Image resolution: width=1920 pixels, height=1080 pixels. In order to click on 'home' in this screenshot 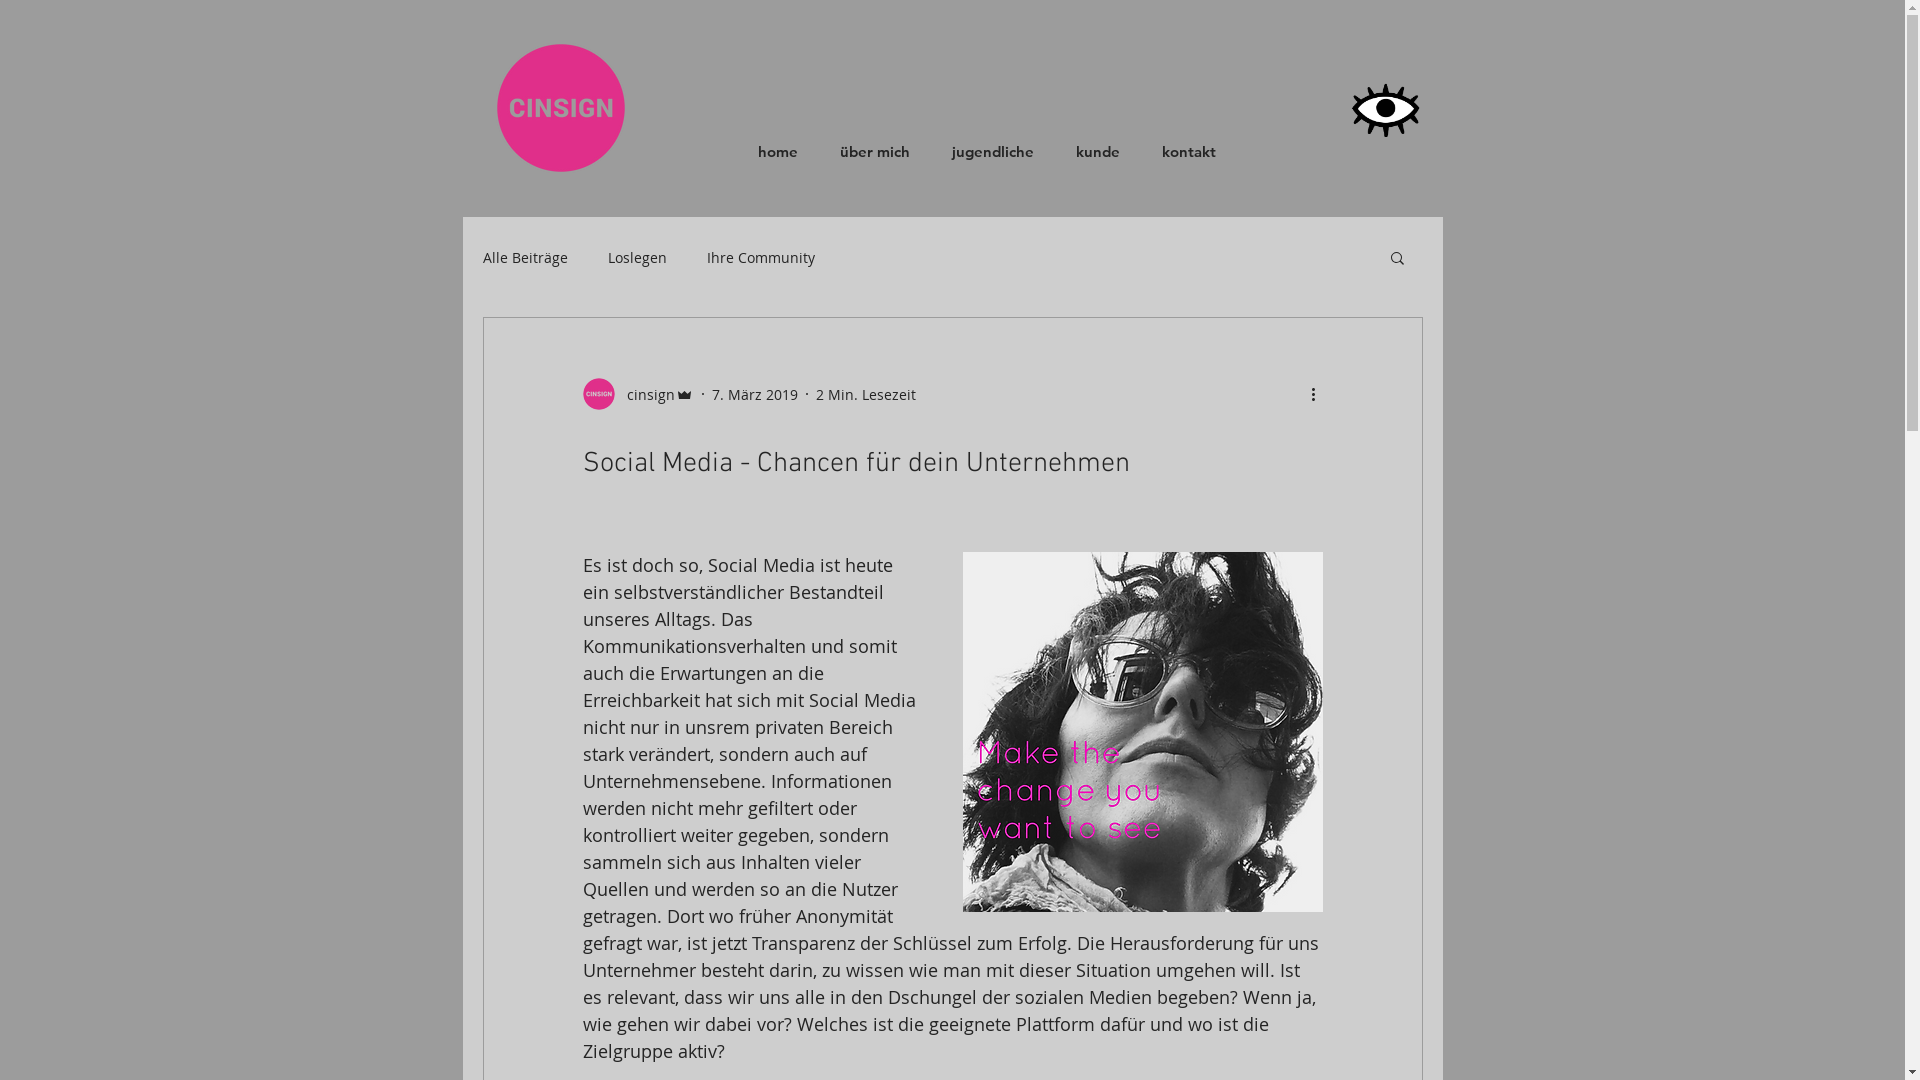, I will do `click(776, 150)`.